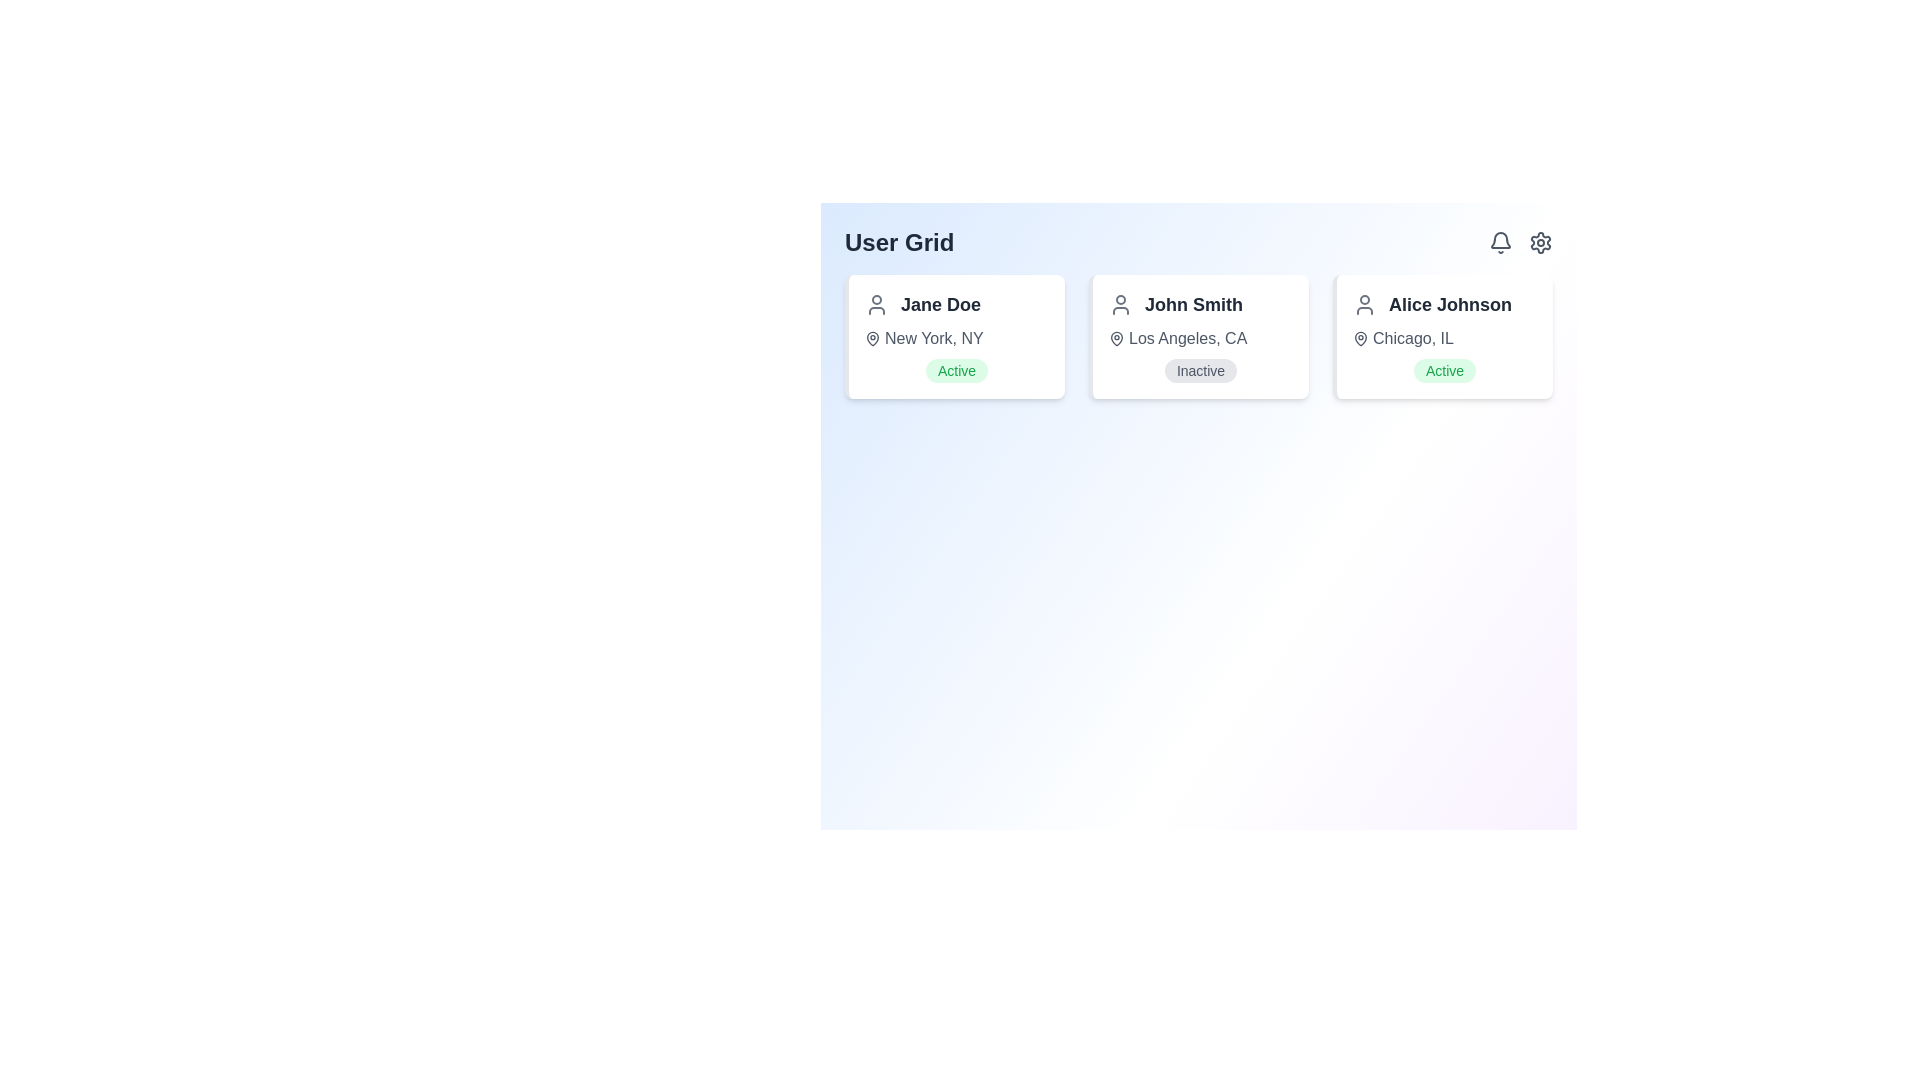 The height and width of the screenshot is (1080, 1920). I want to click on the static data display card showing information about 'Alice Johnson', located in the top-right corner of the 'User Grid', so click(1443, 335).